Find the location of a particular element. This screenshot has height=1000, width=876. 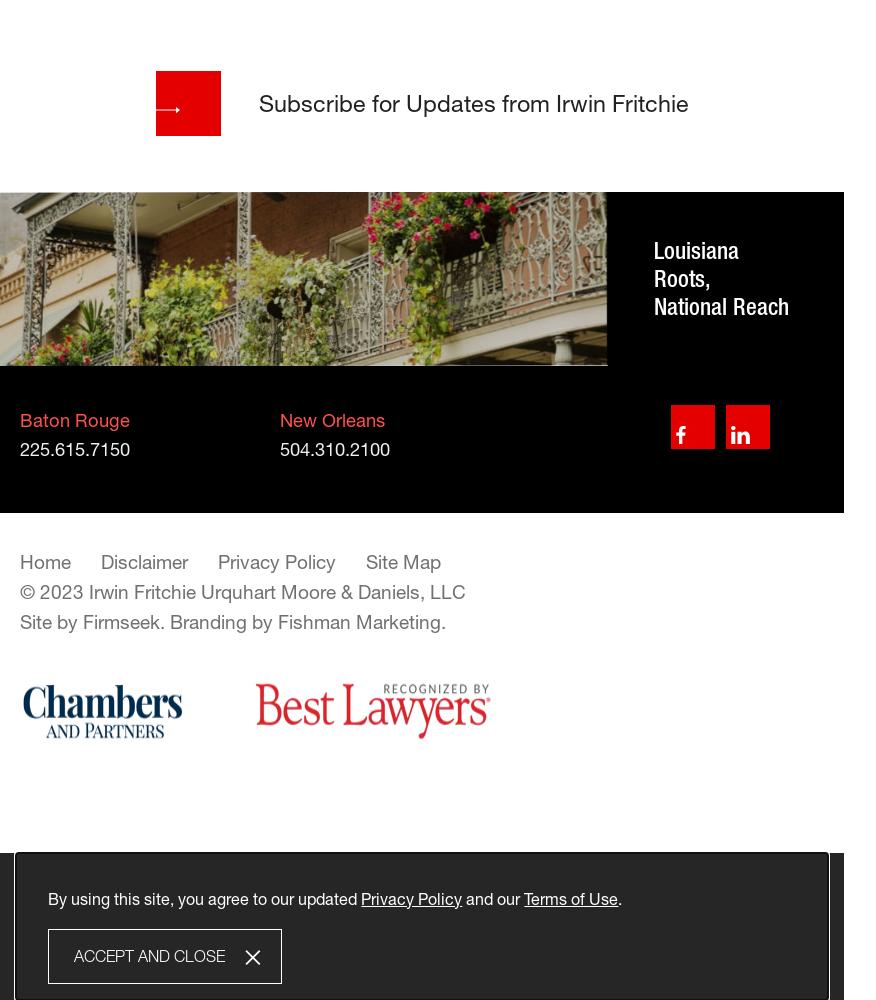

'Site by Firmseek.' is located at coordinates (92, 621).